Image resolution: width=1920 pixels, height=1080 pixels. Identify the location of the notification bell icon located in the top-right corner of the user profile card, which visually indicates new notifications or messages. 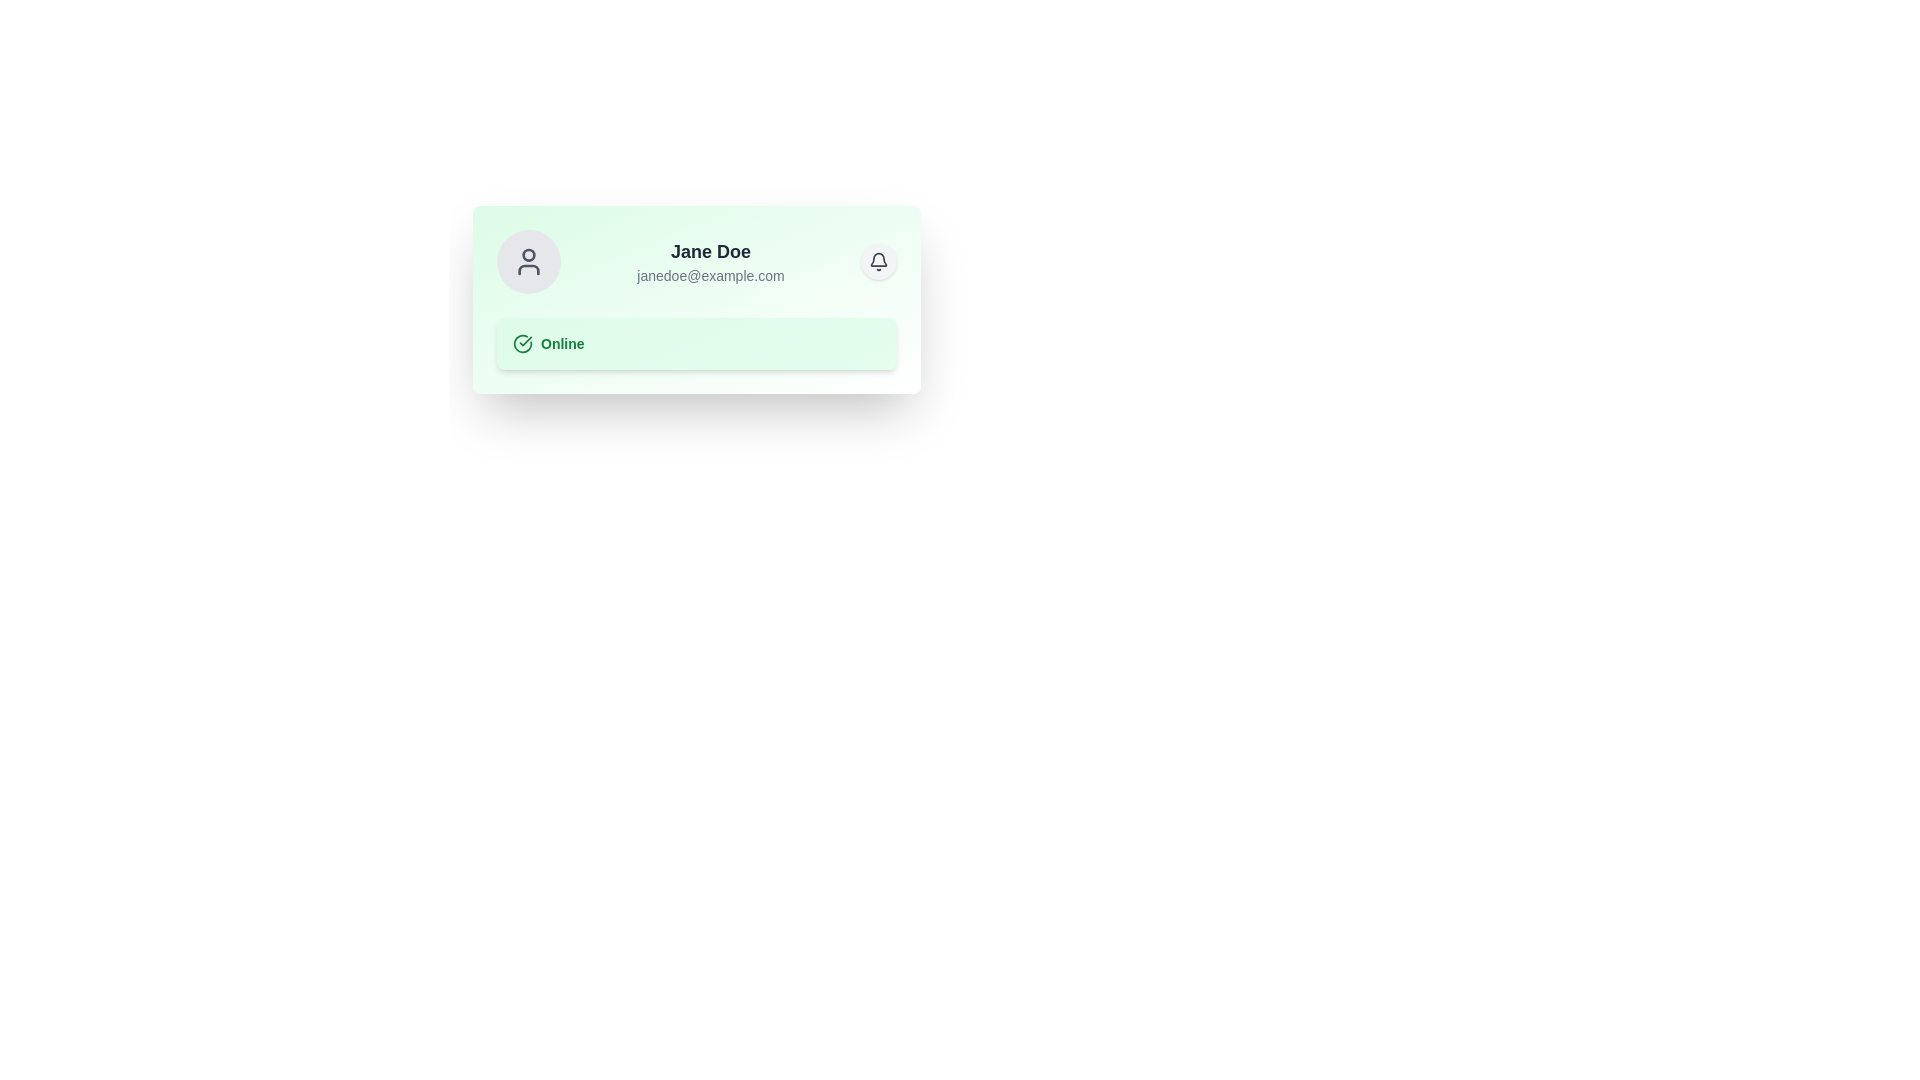
(878, 258).